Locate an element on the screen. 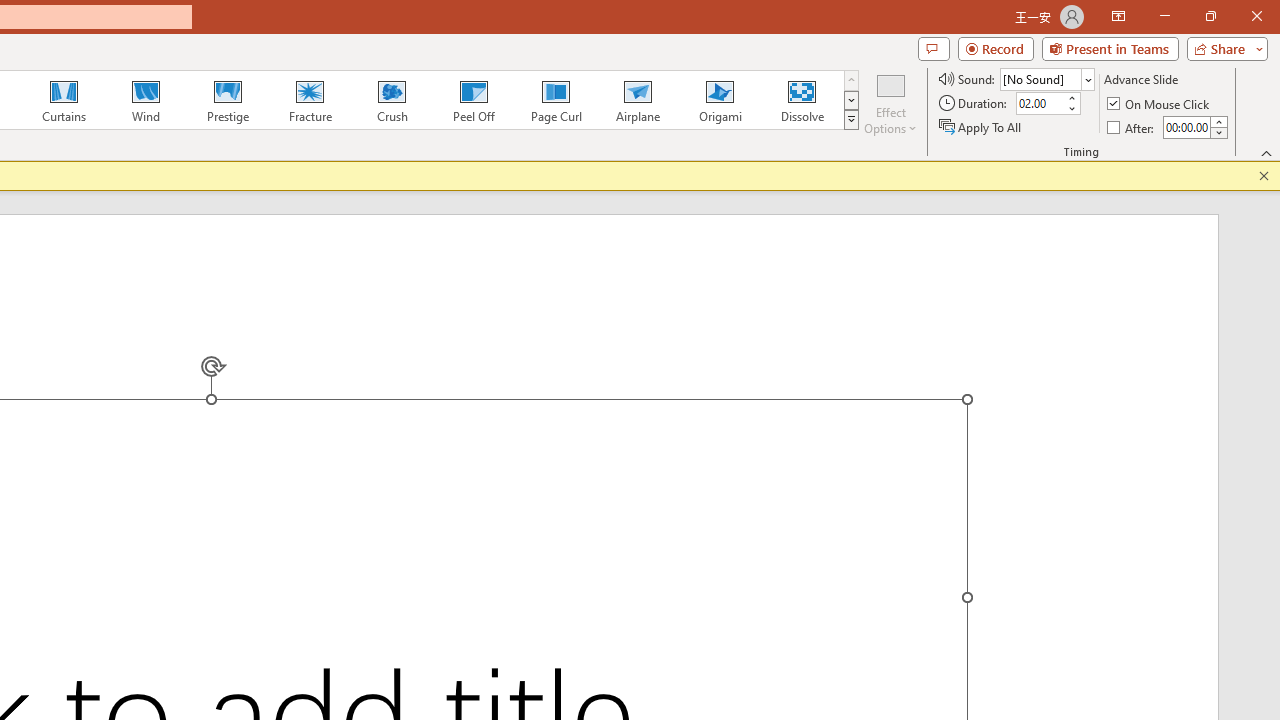 The image size is (1280, 720). 'On Mouse Click' is located at coordinates (1159, 103).